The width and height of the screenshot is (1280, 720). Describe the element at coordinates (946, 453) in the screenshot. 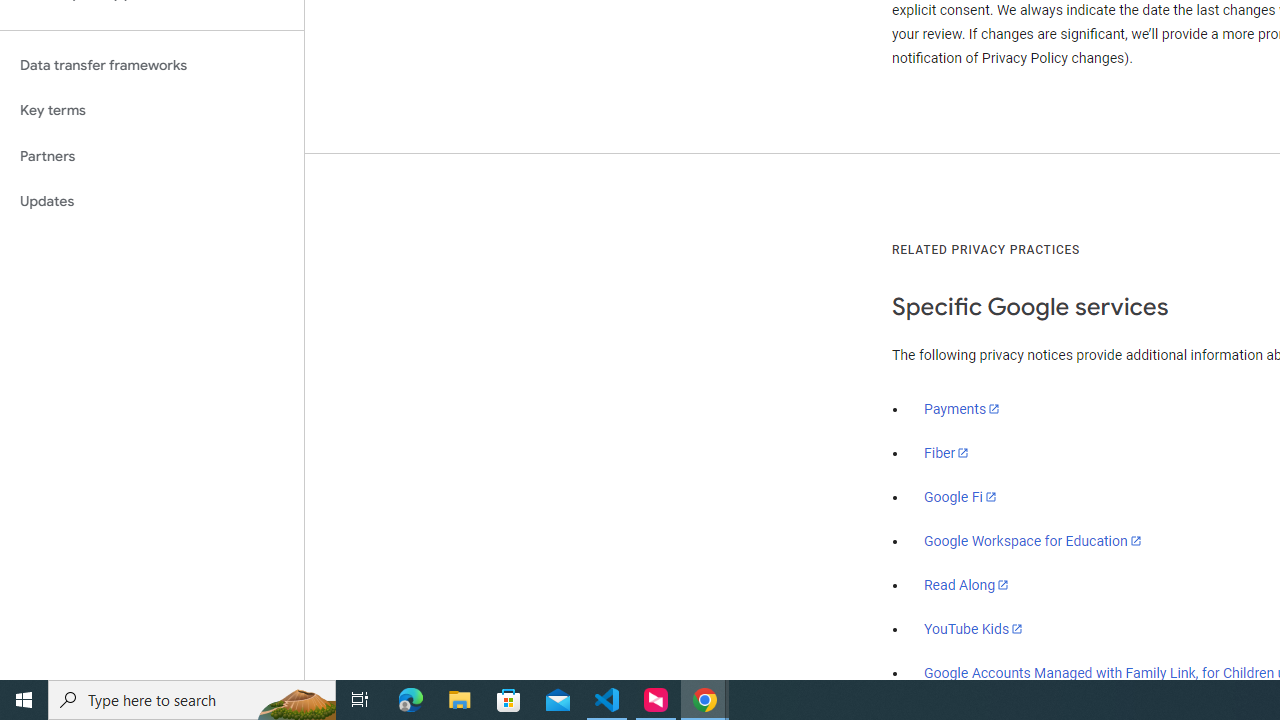

I see `'Fiber'` at that location.